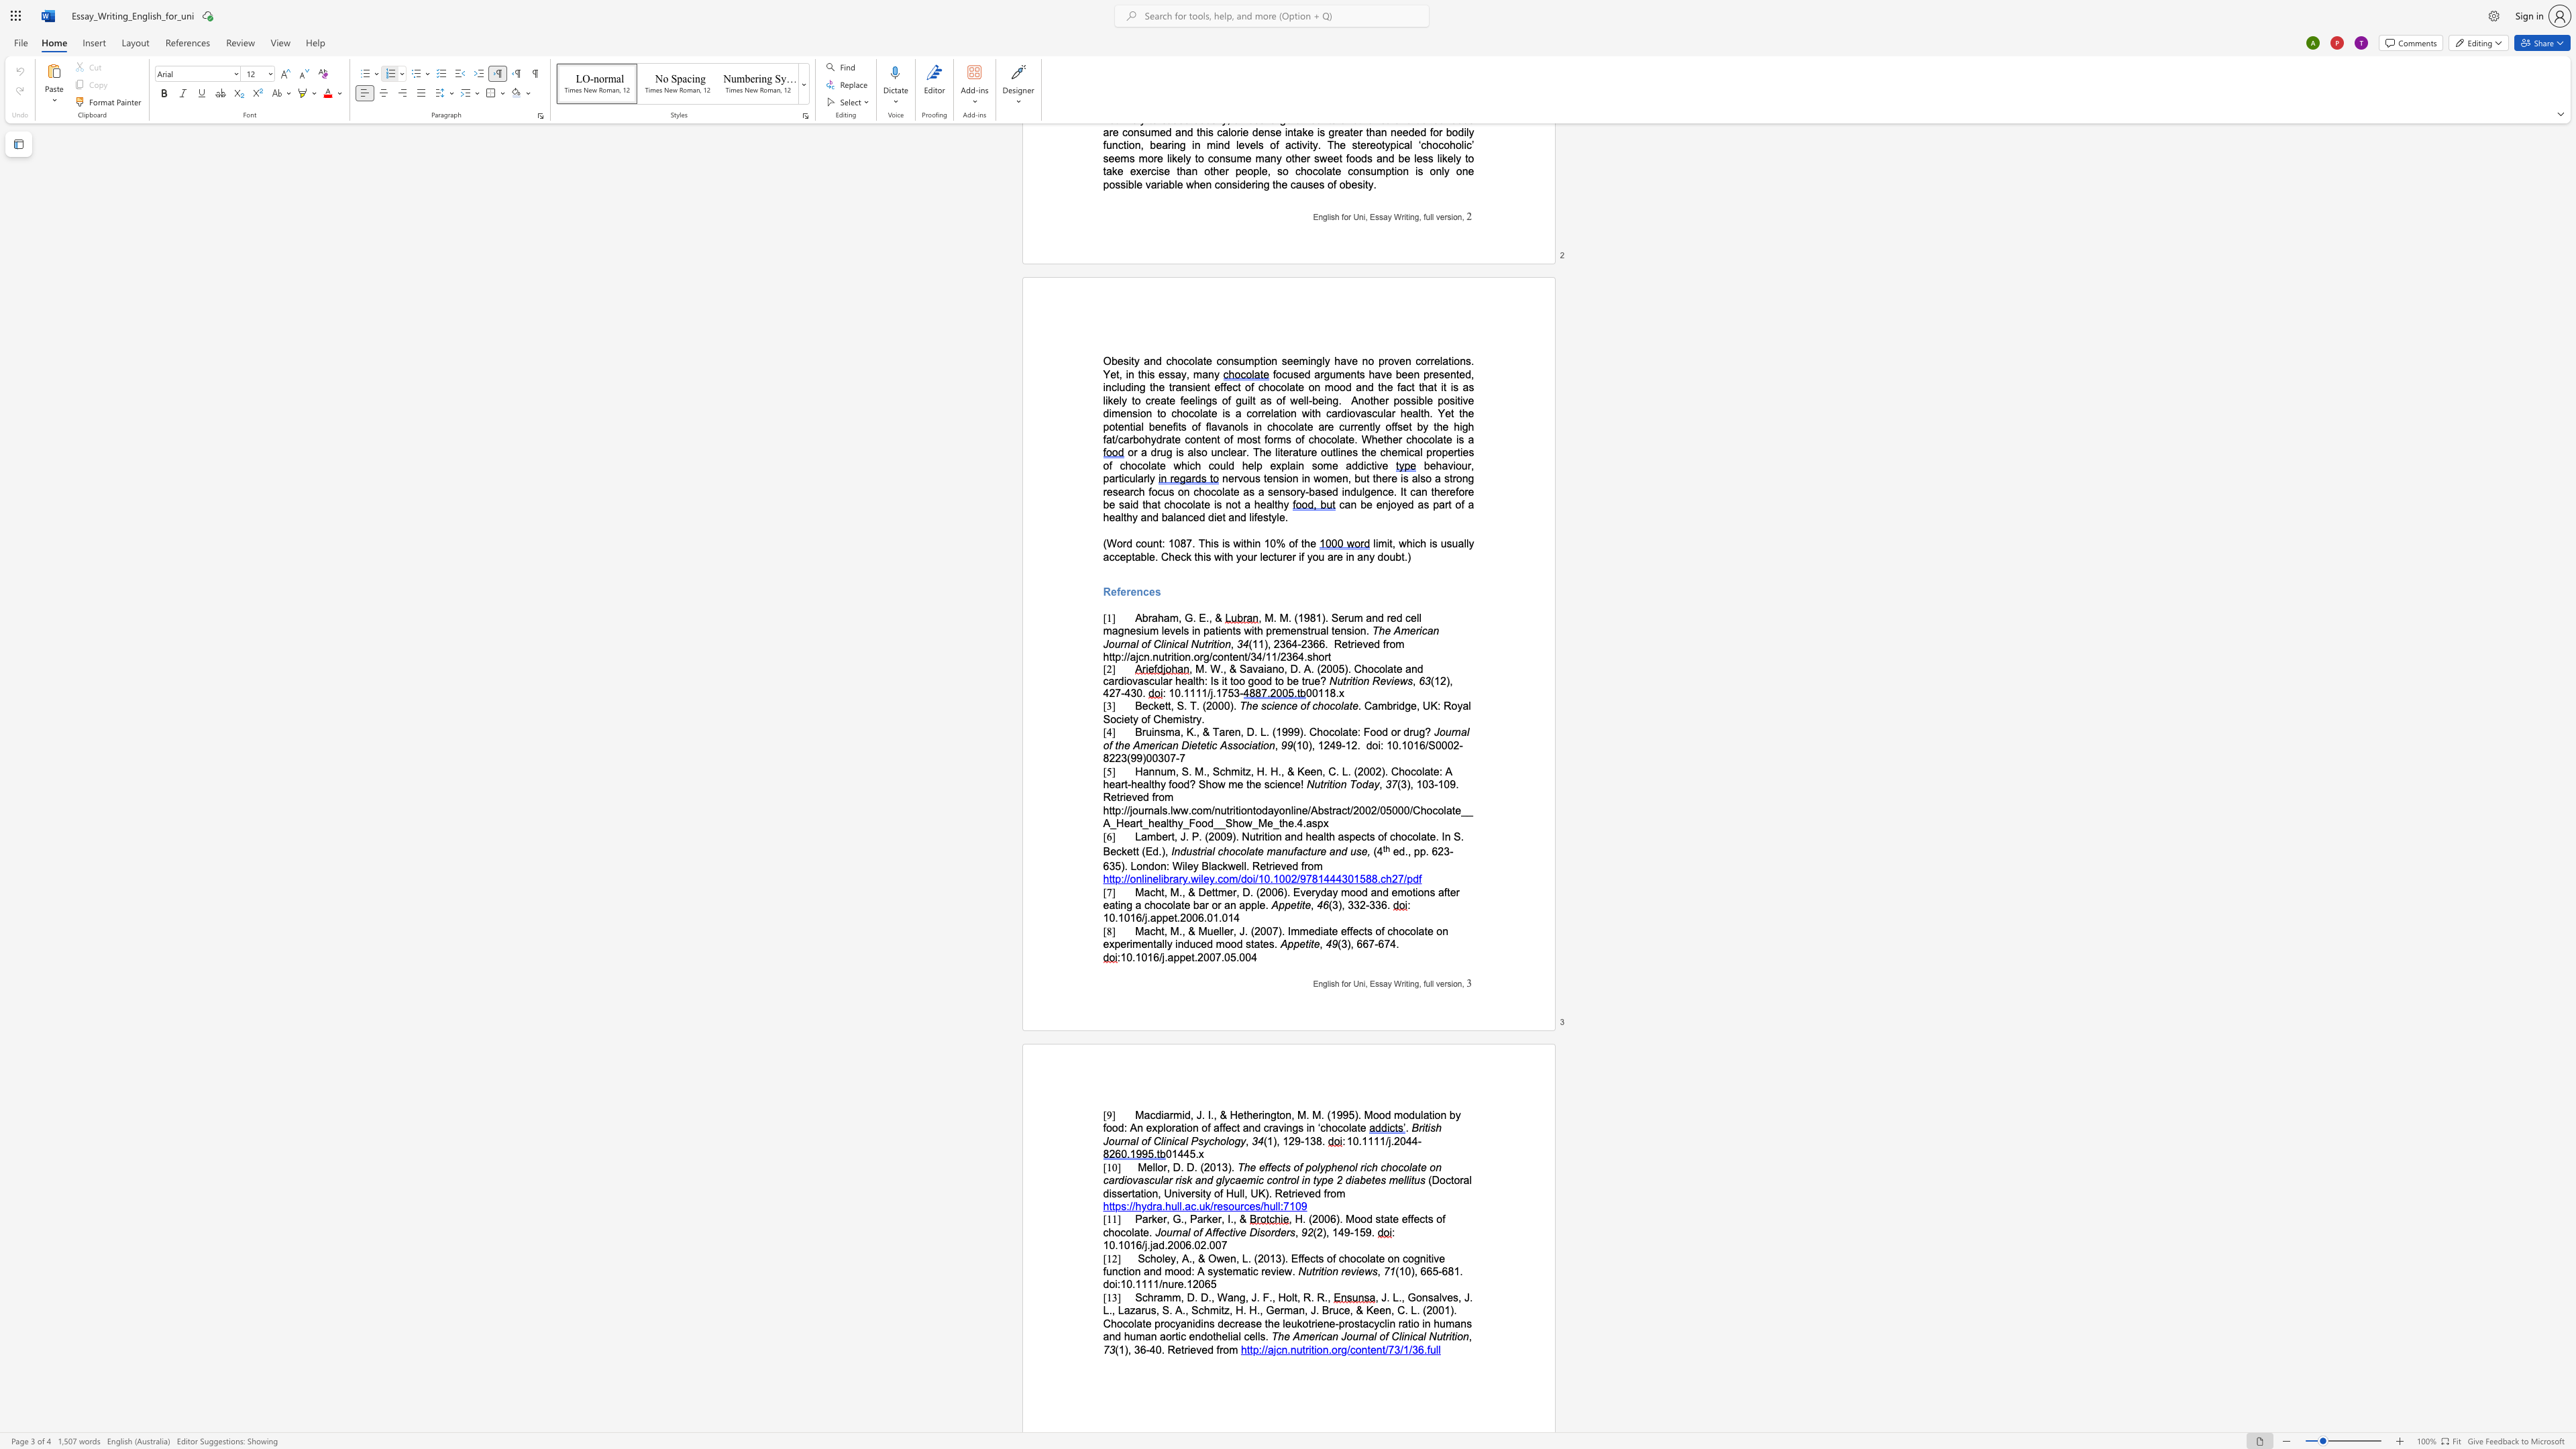 The image size is (2576, 1449). Describe the element at coordinates (1210, 1167) in the screenshot. I see `the space between the continuous character "2" and "0" in the text` at that location.